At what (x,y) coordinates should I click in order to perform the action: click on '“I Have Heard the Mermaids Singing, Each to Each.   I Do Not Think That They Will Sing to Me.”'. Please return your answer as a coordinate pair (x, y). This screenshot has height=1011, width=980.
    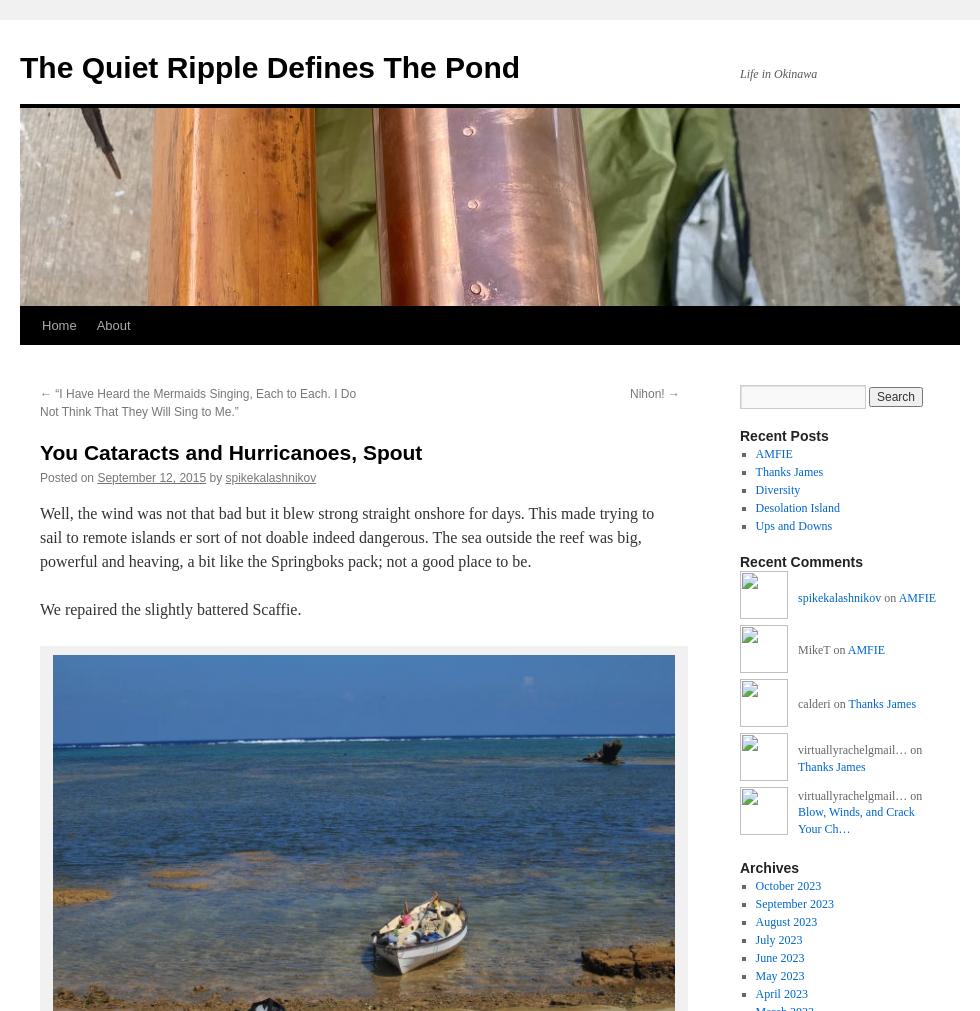
    Looking at the image, I should click on (39, 401).